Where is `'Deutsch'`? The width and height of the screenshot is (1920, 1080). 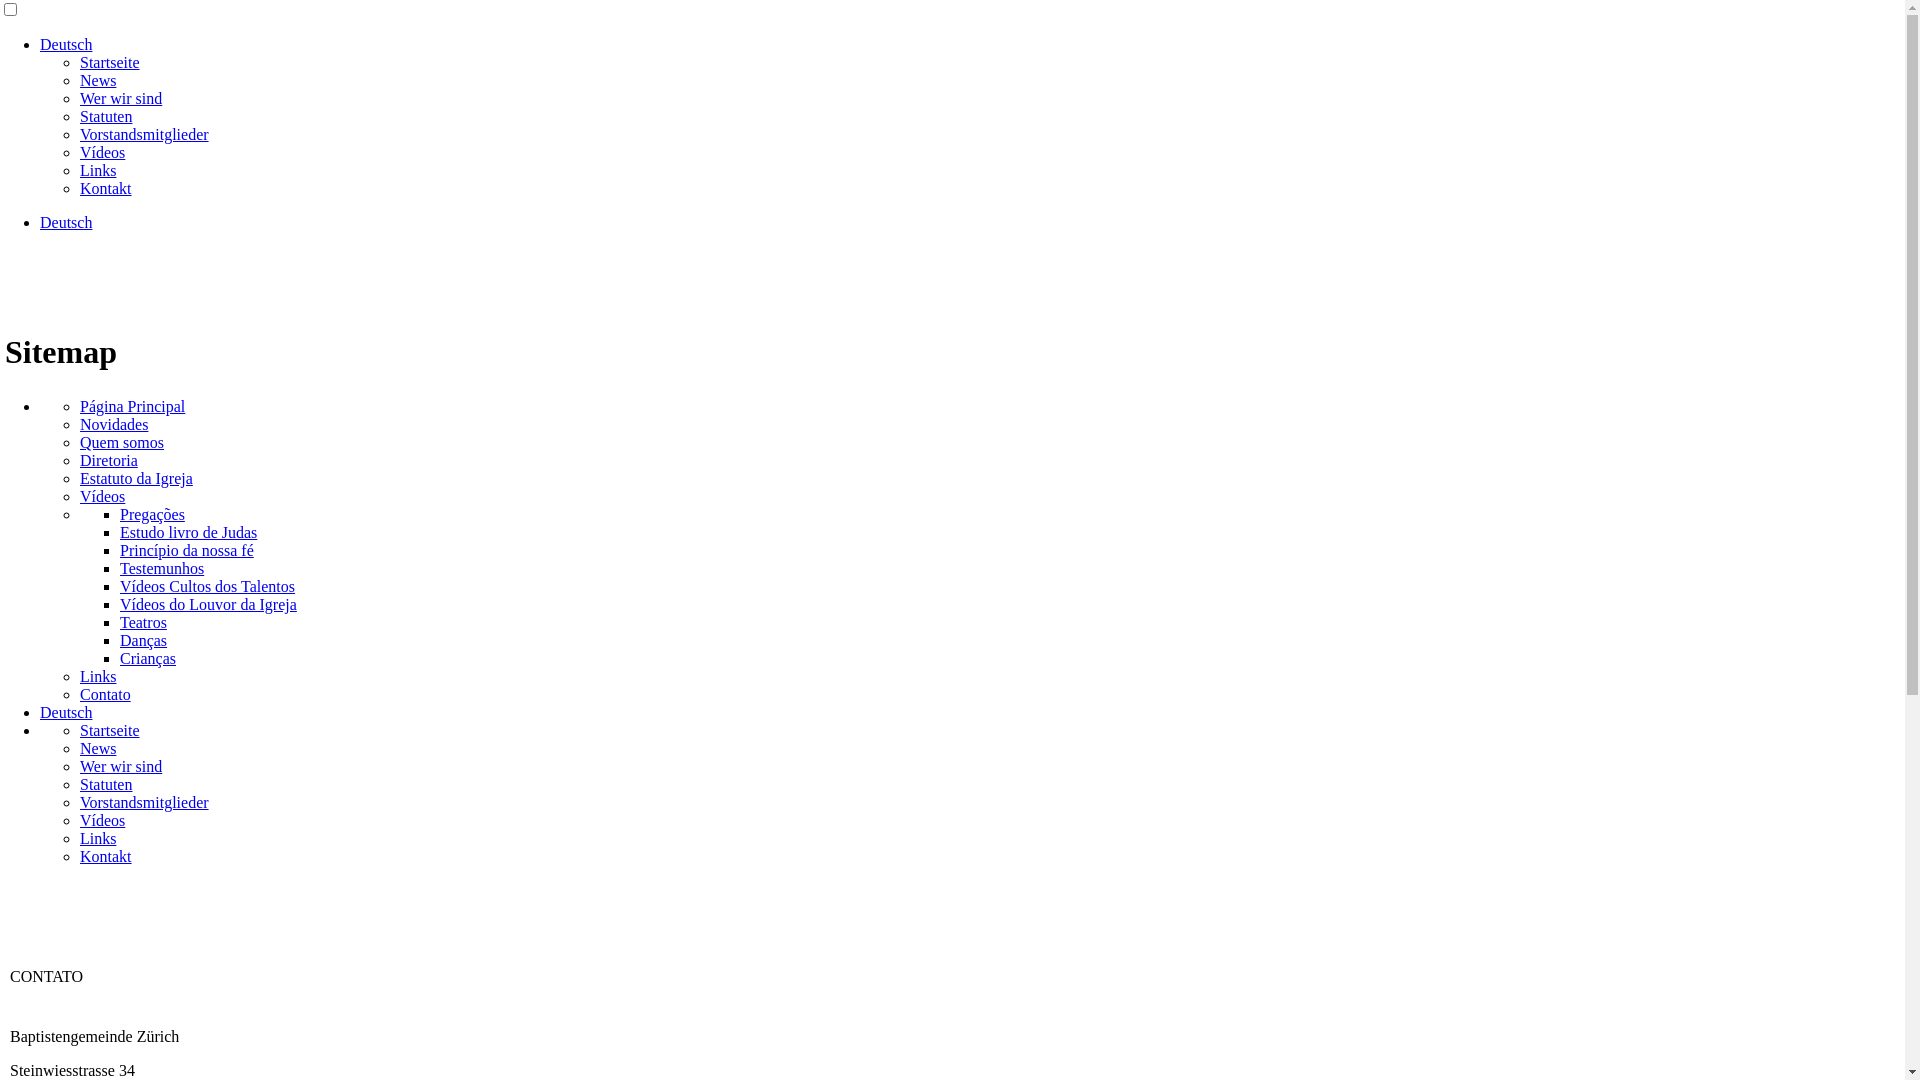
'Deutsch' is located at coordinates (66, 711).